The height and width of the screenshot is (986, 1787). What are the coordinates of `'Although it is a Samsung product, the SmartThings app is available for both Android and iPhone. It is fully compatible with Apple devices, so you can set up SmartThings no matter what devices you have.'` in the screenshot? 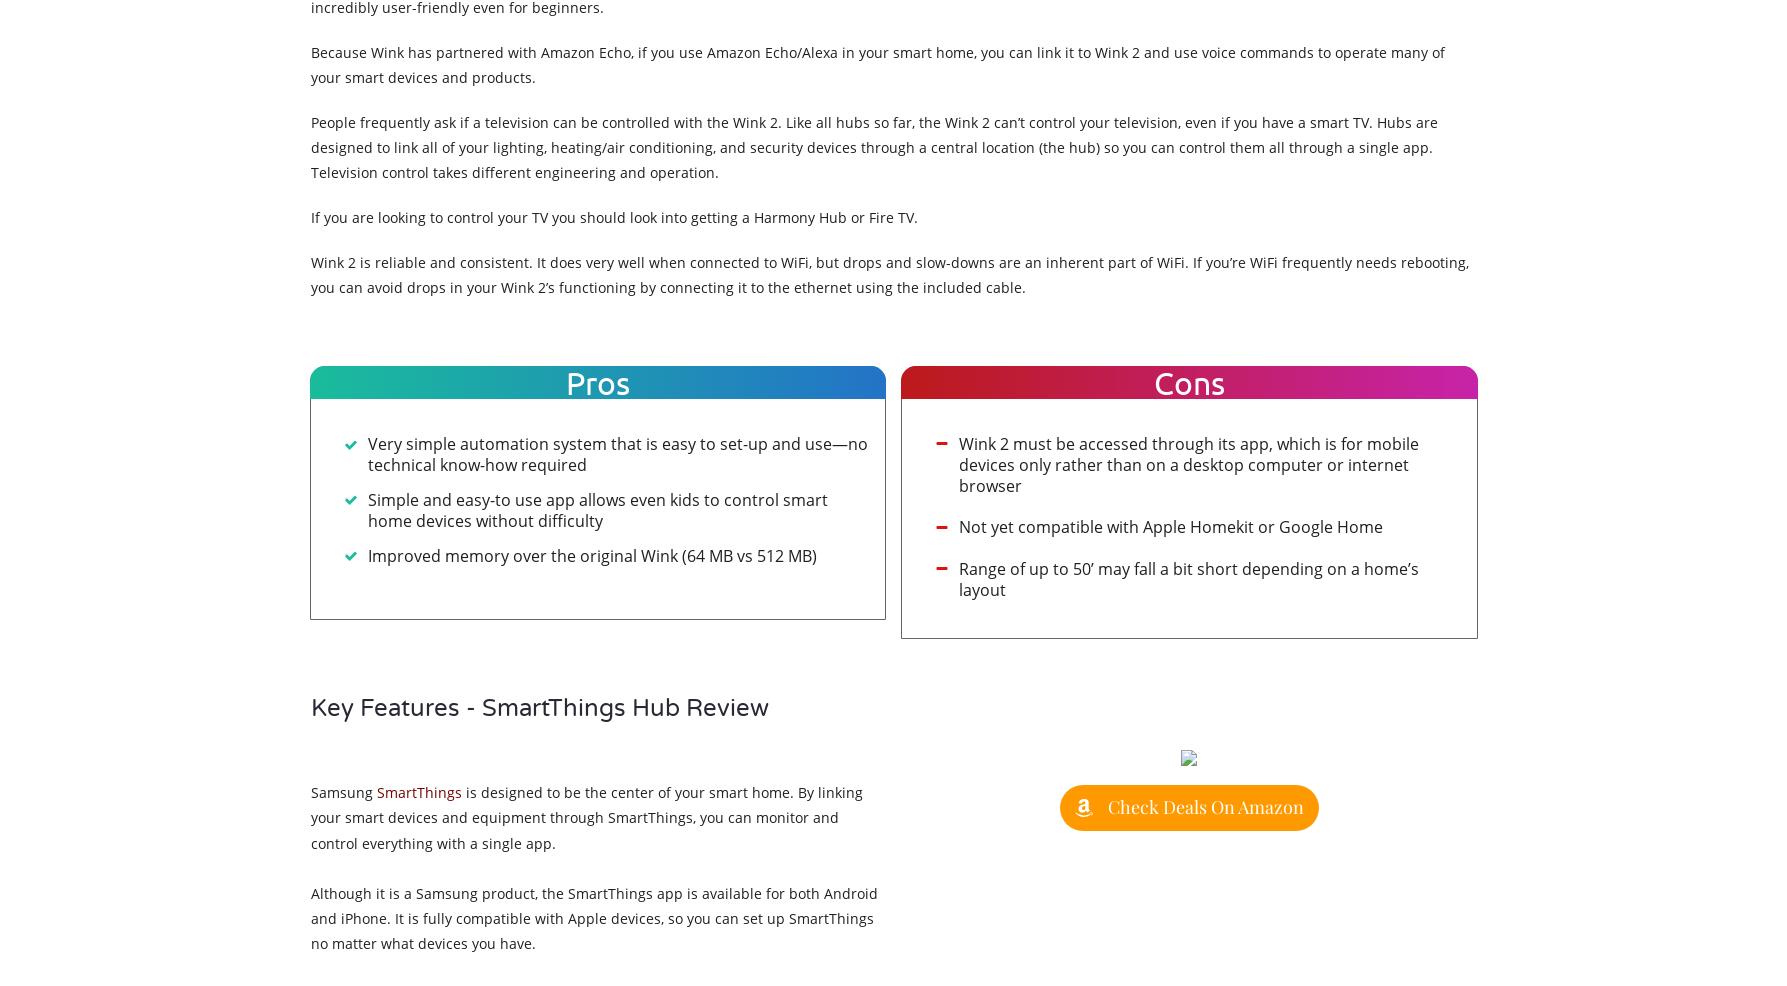 It's located at (592, 917).